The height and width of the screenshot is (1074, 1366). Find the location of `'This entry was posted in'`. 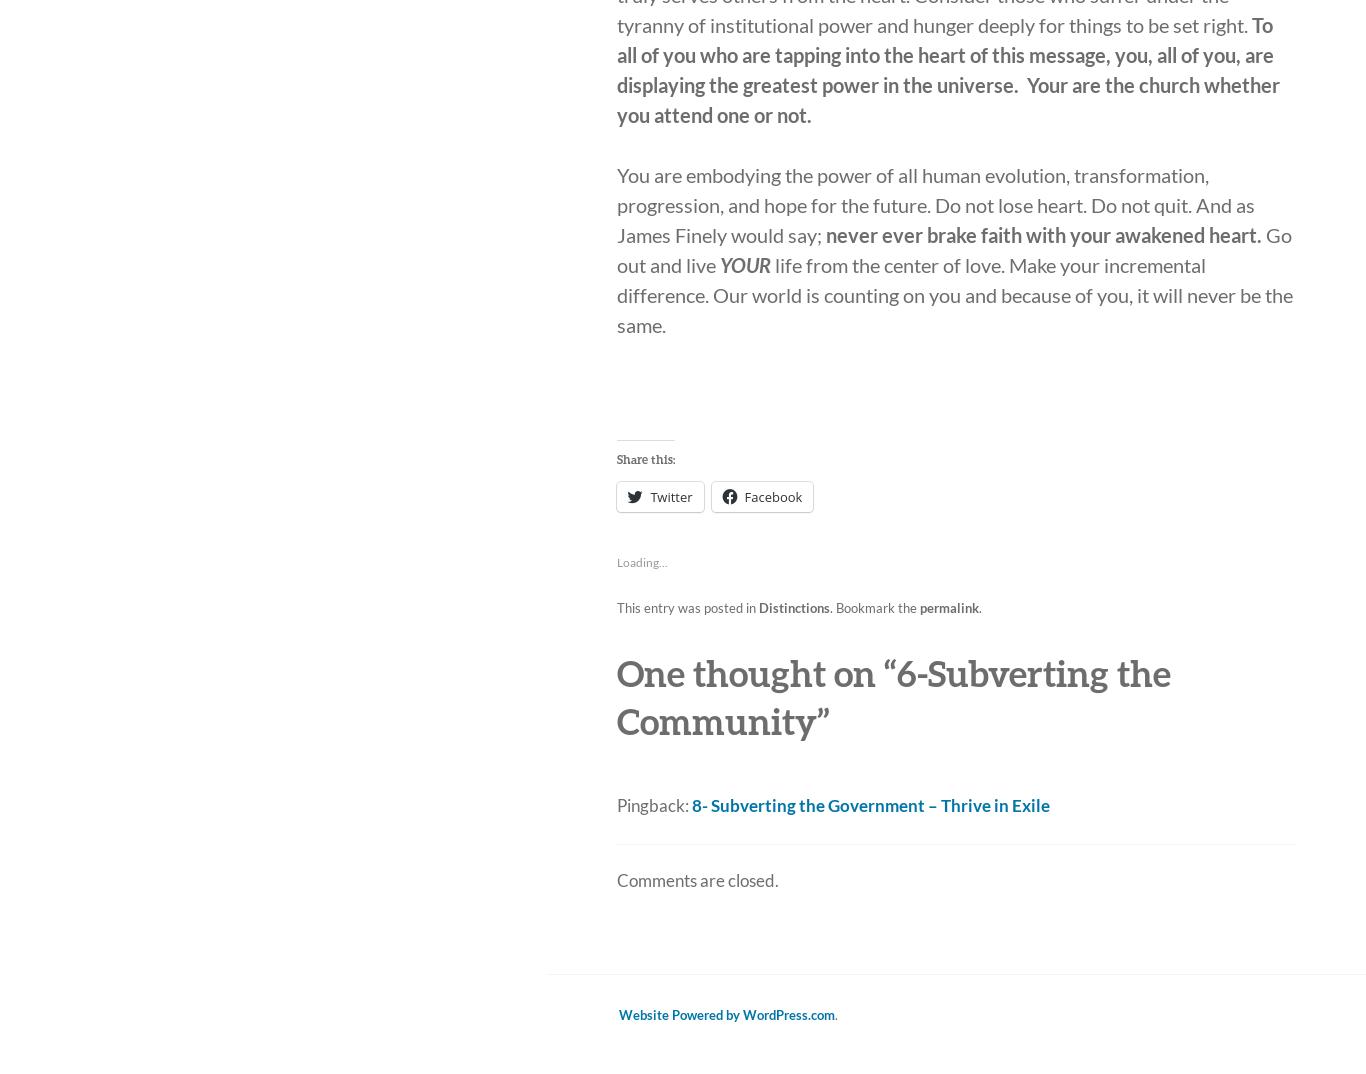

'This entry was posted in' is located at coordinates (616, 607).